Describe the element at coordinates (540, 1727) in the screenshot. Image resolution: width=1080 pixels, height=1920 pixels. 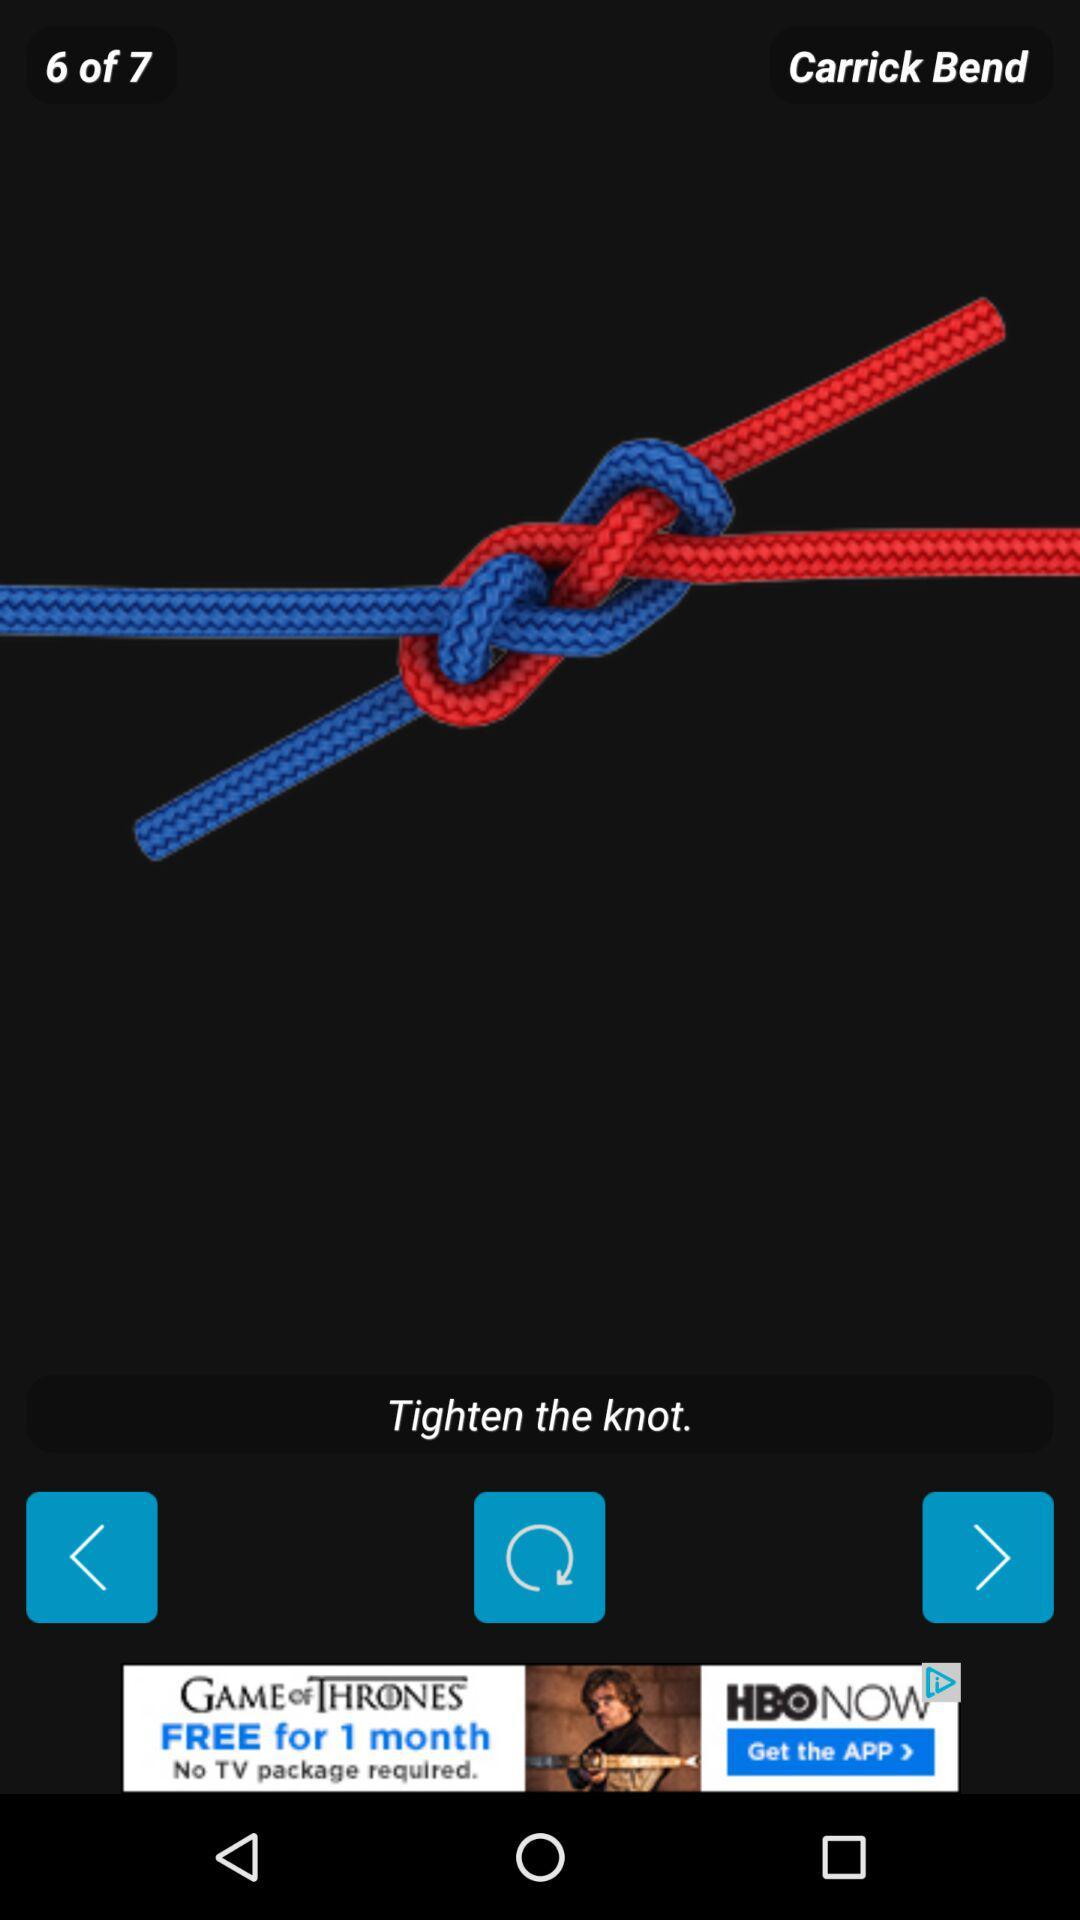
I see `hbo now add` at that location.